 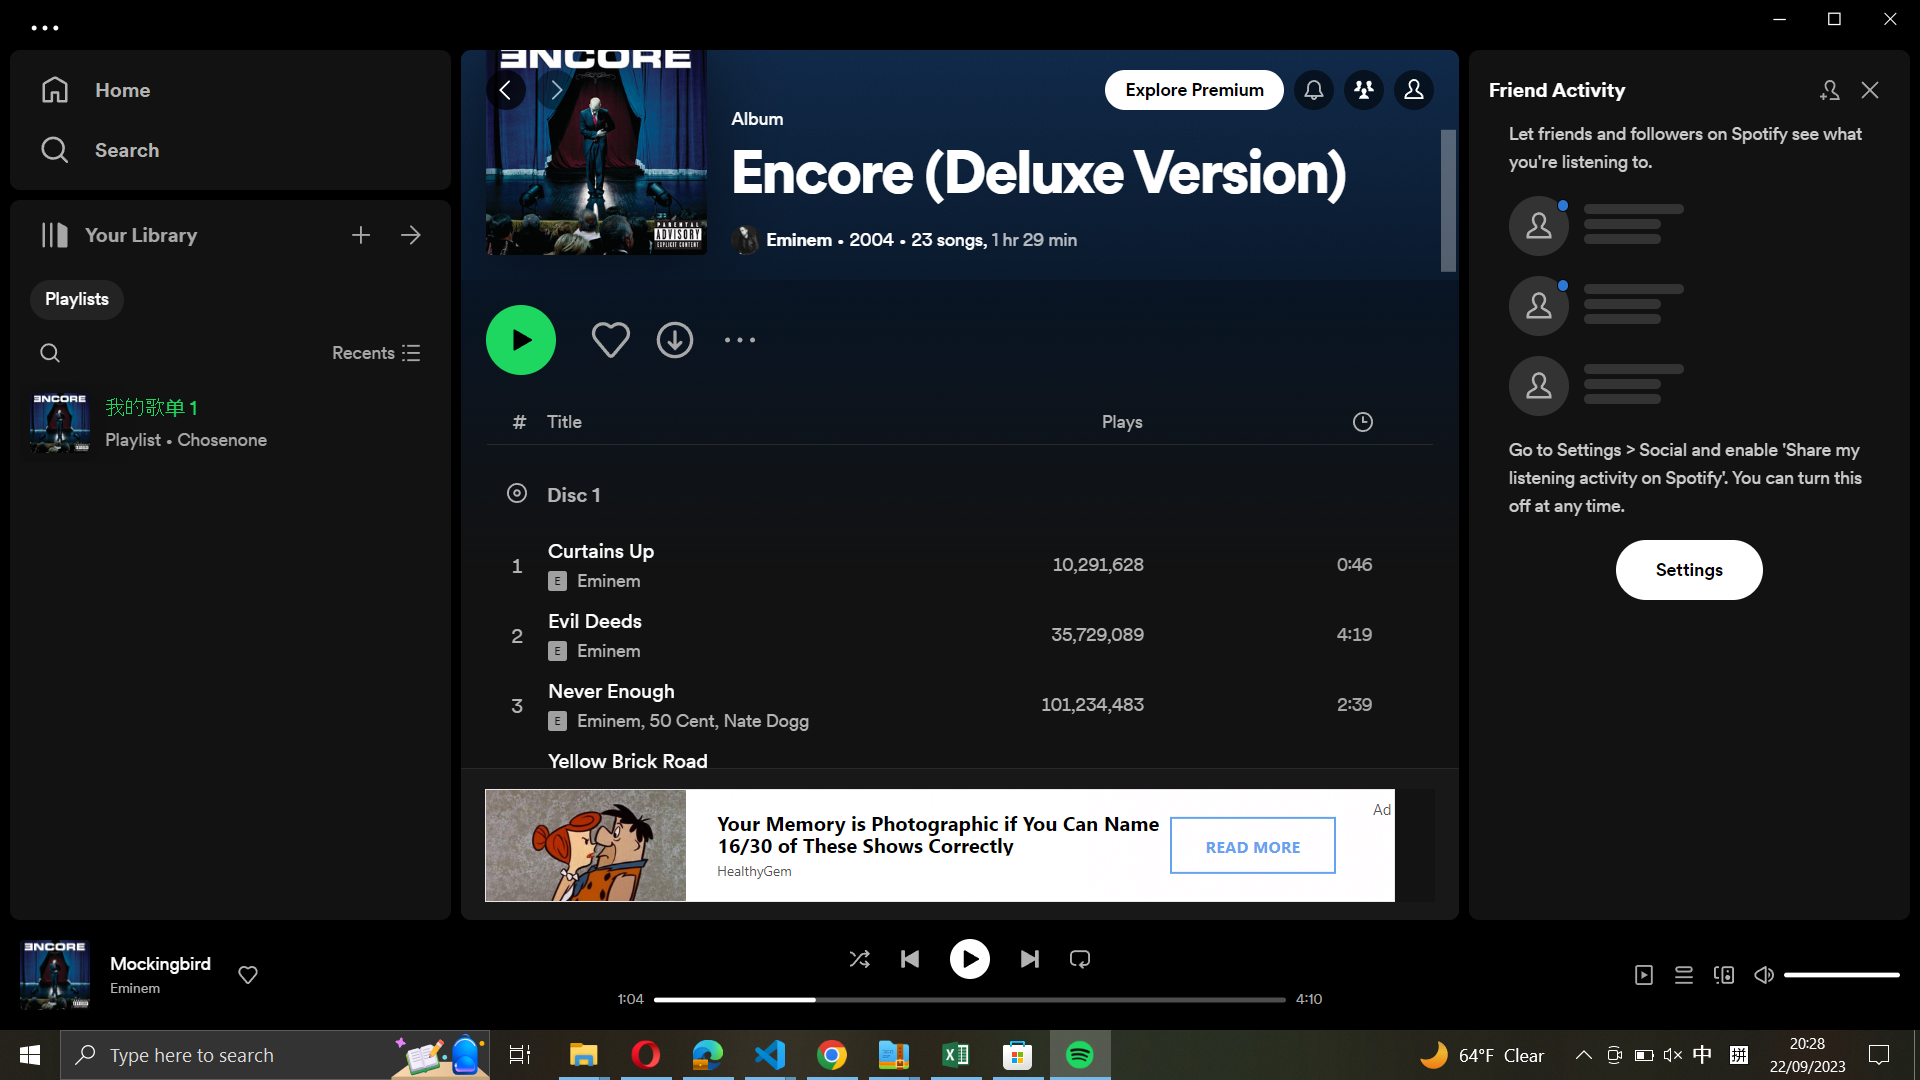 I want to click on Go back to the start of the ongoing song, so click(x=669, y=999).